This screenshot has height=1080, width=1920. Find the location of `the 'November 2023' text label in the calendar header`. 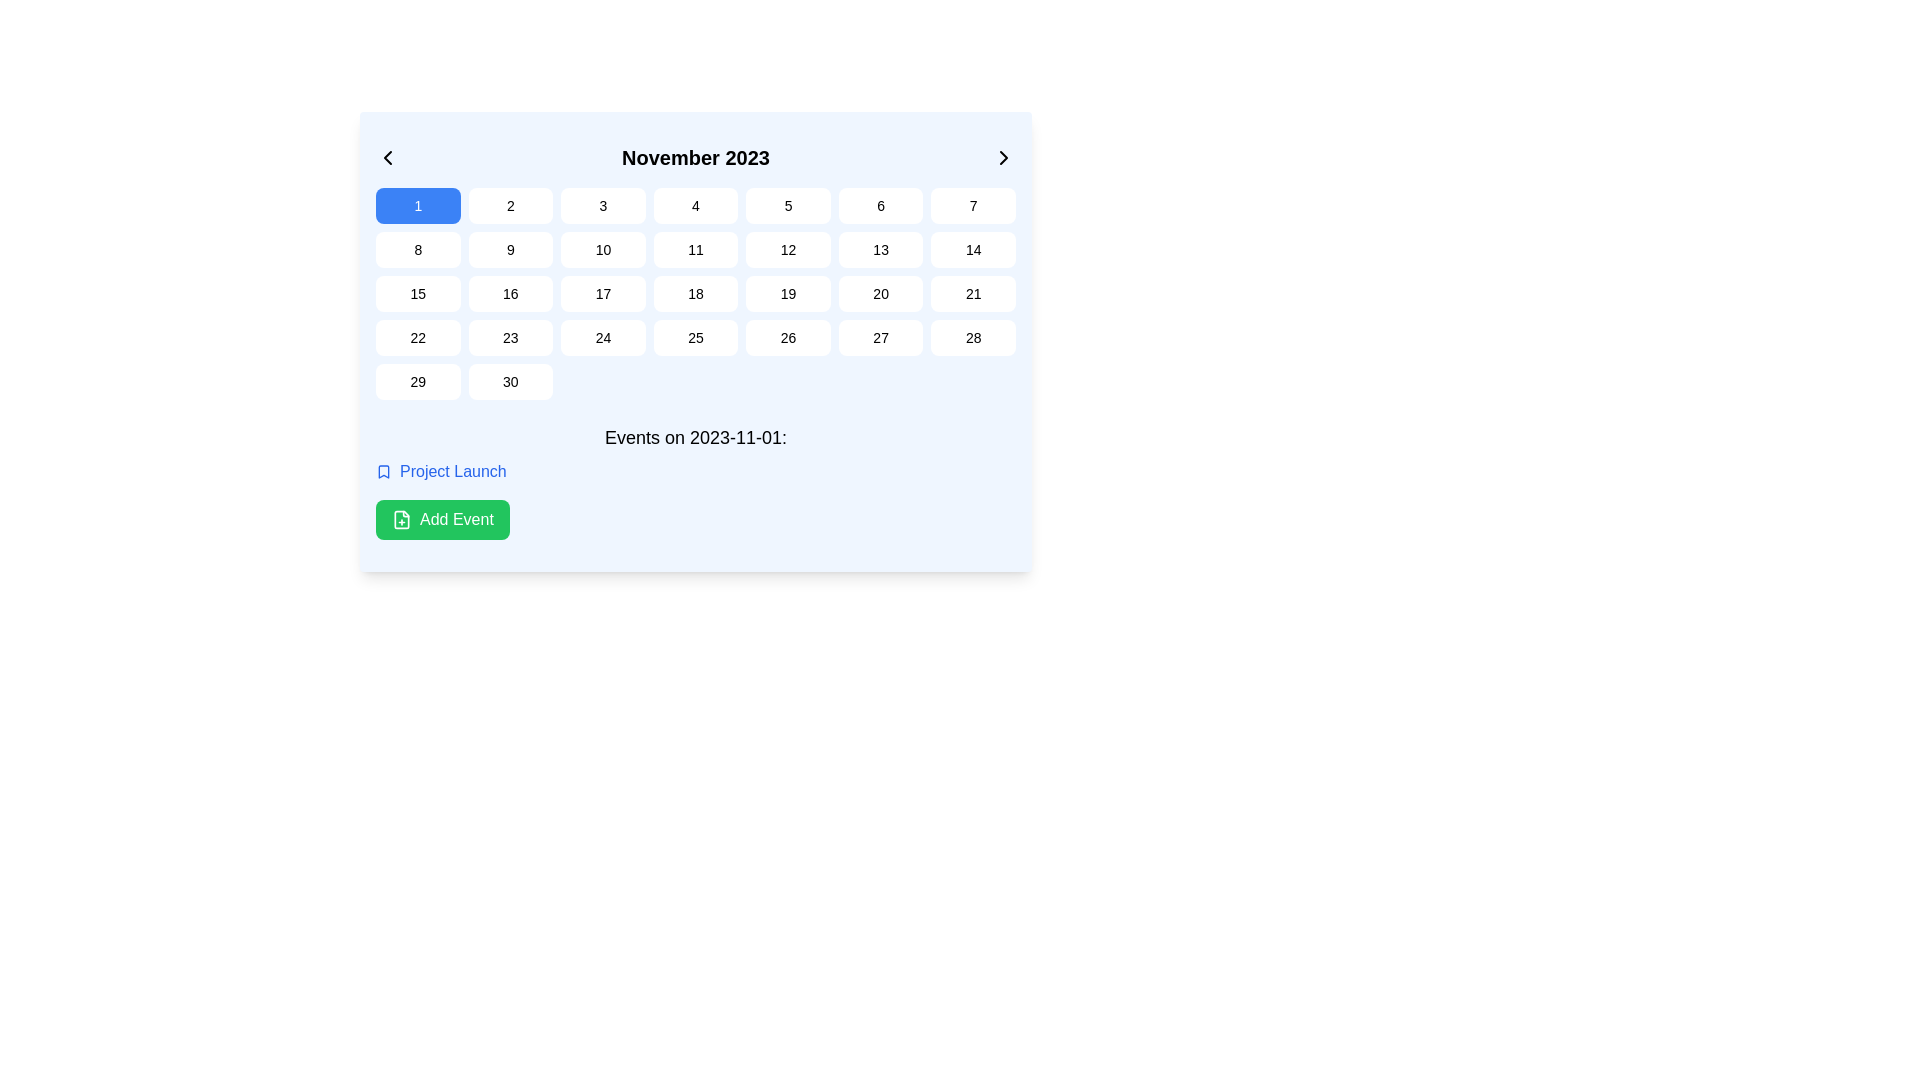

the 'November 2023' text label in the calendar header is located at coordinates (696, 157).